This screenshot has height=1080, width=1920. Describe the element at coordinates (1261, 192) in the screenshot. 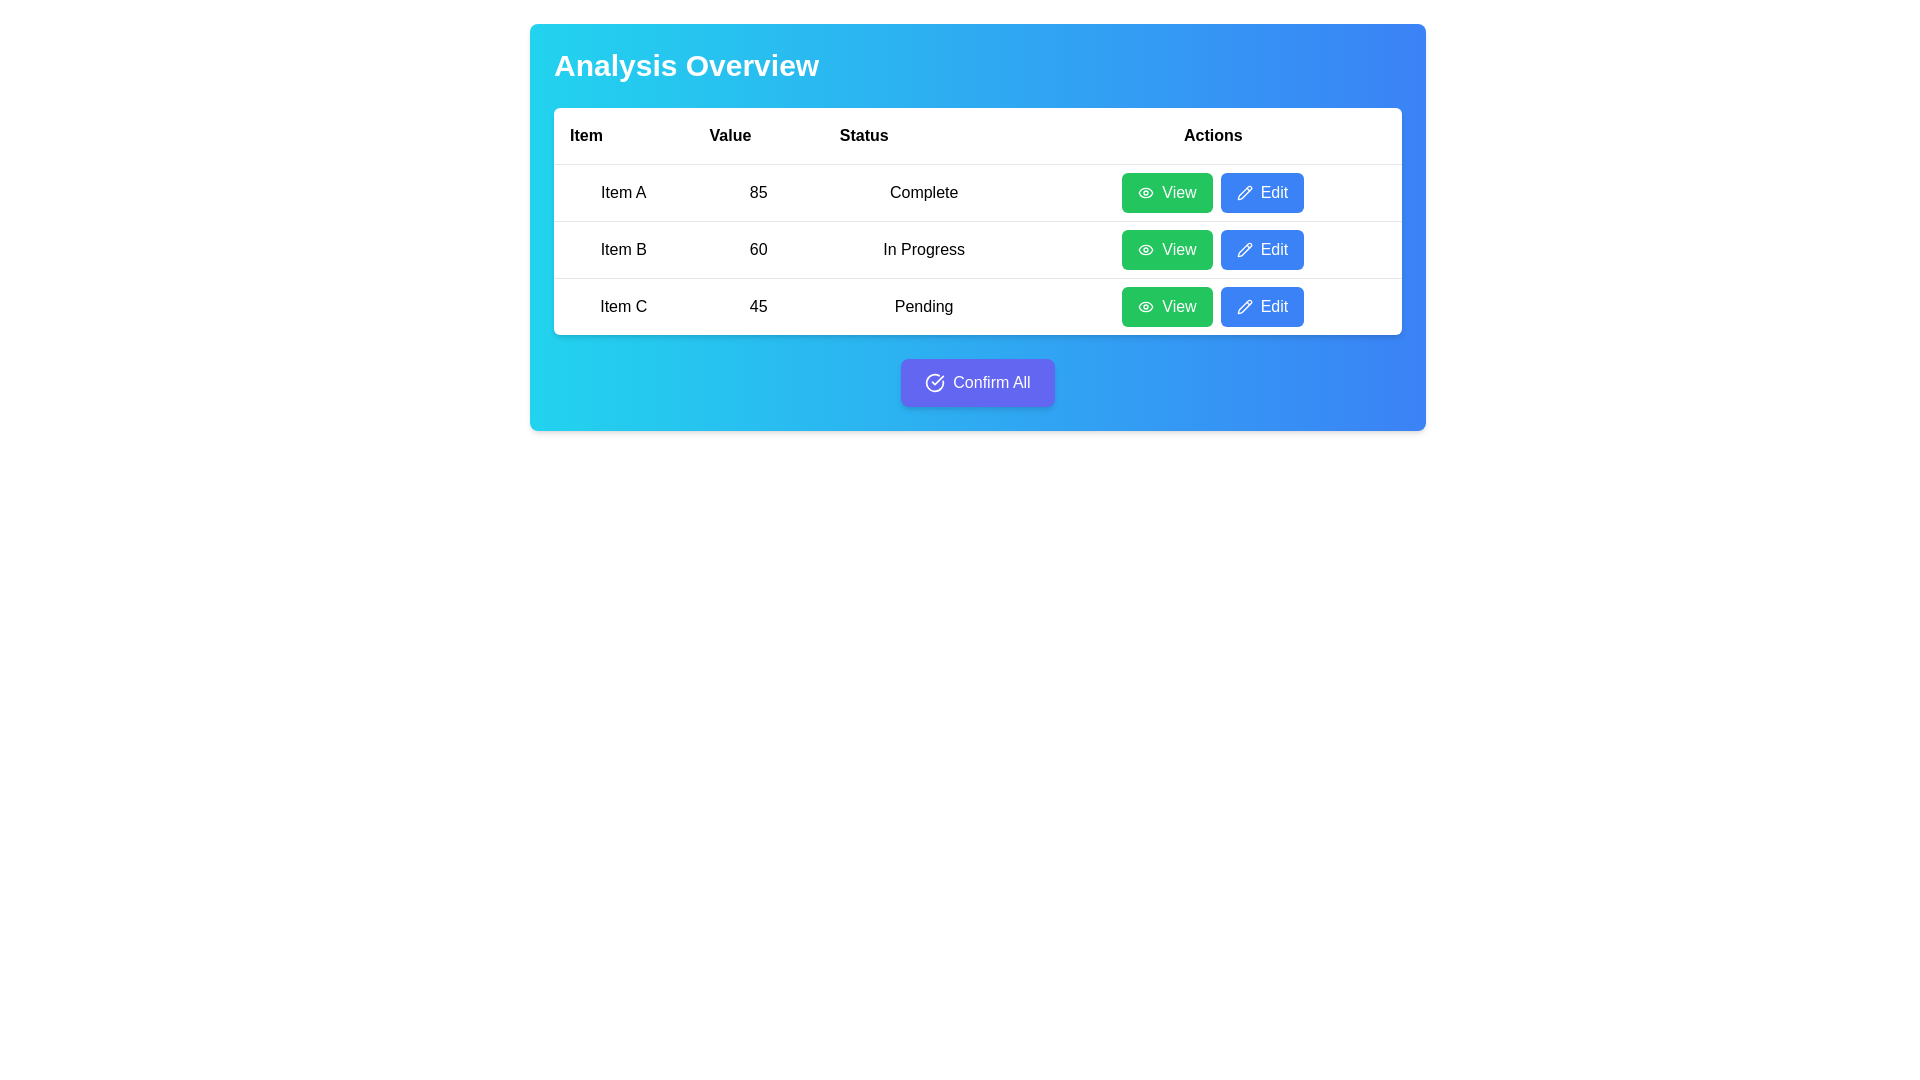

I see `the 'Edit' button, which is a blue button with white rounded edges containing a pencil icon and the text 'Edit'` at that location.